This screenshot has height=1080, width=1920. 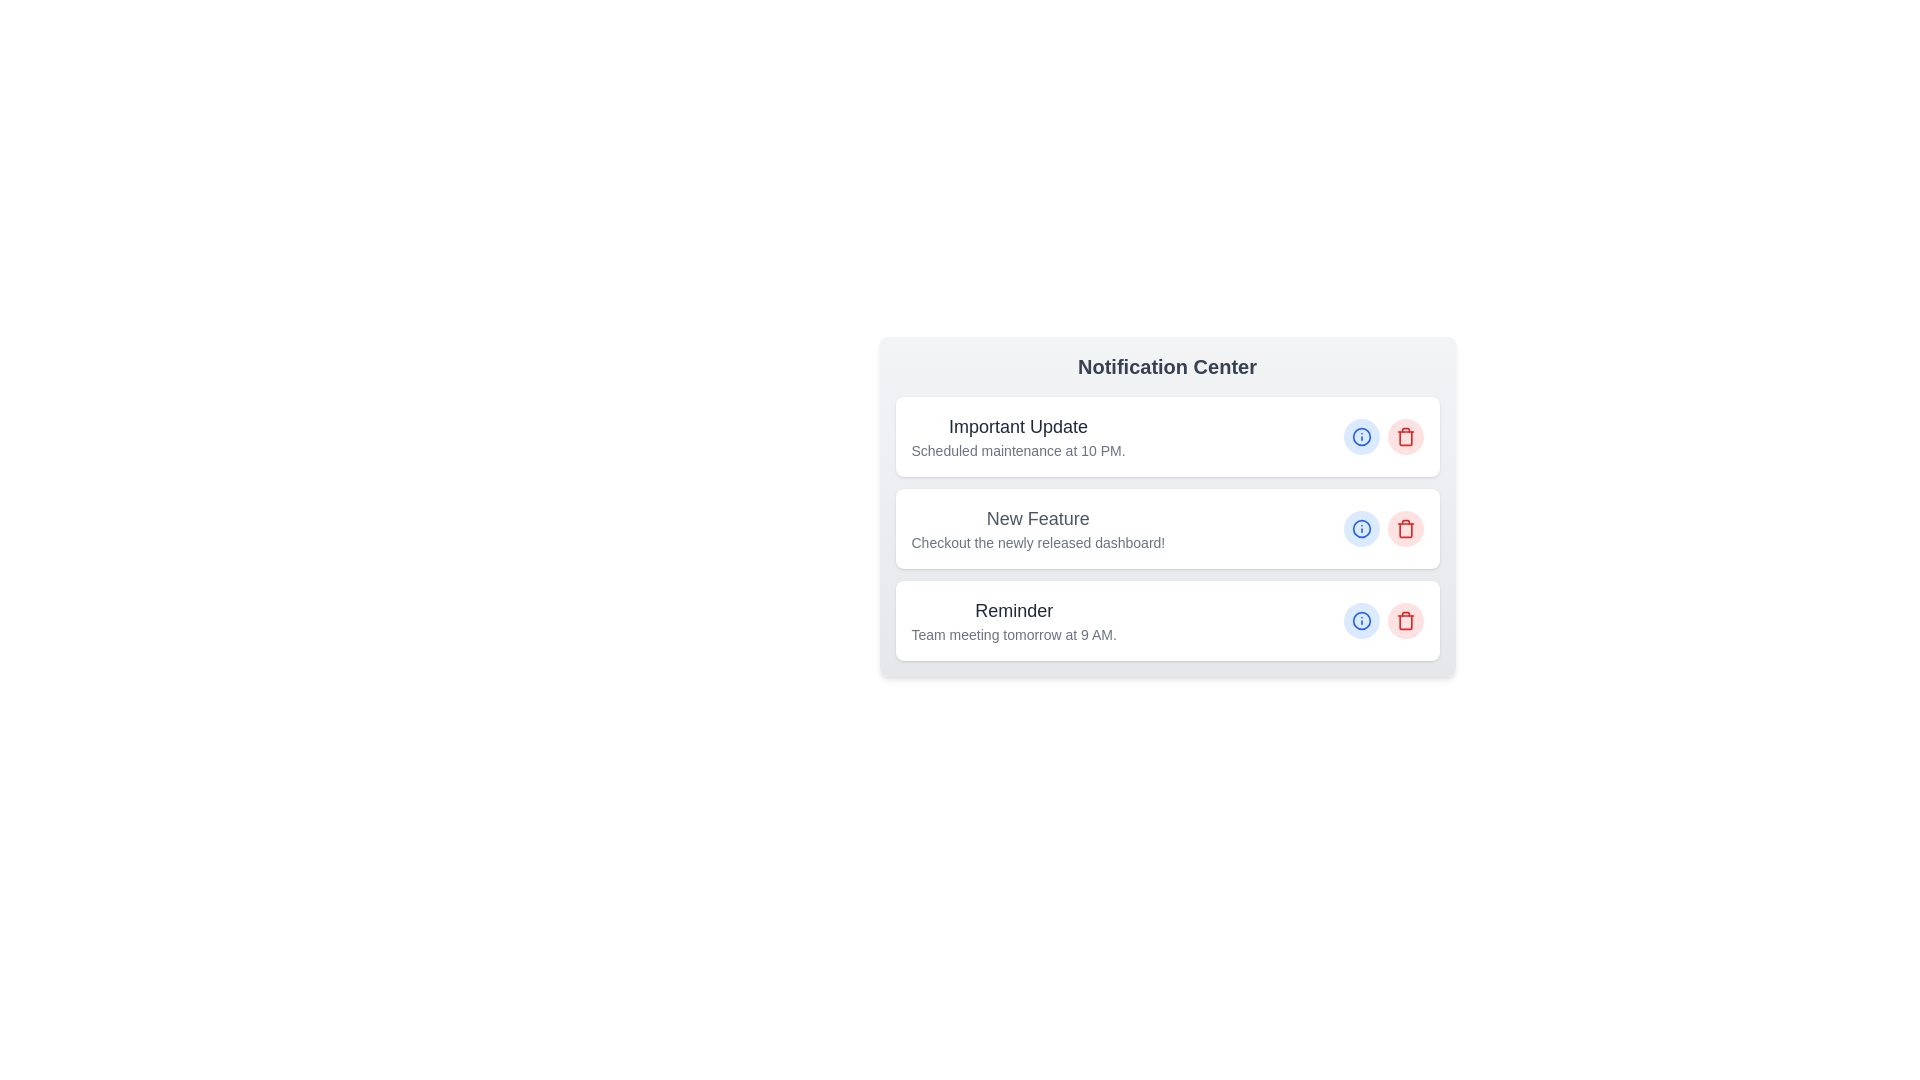 What do you see at coordinates (1167, 620) in the screenshot?
I see `the item with title Reminder` at bounding box center [1167, 620].